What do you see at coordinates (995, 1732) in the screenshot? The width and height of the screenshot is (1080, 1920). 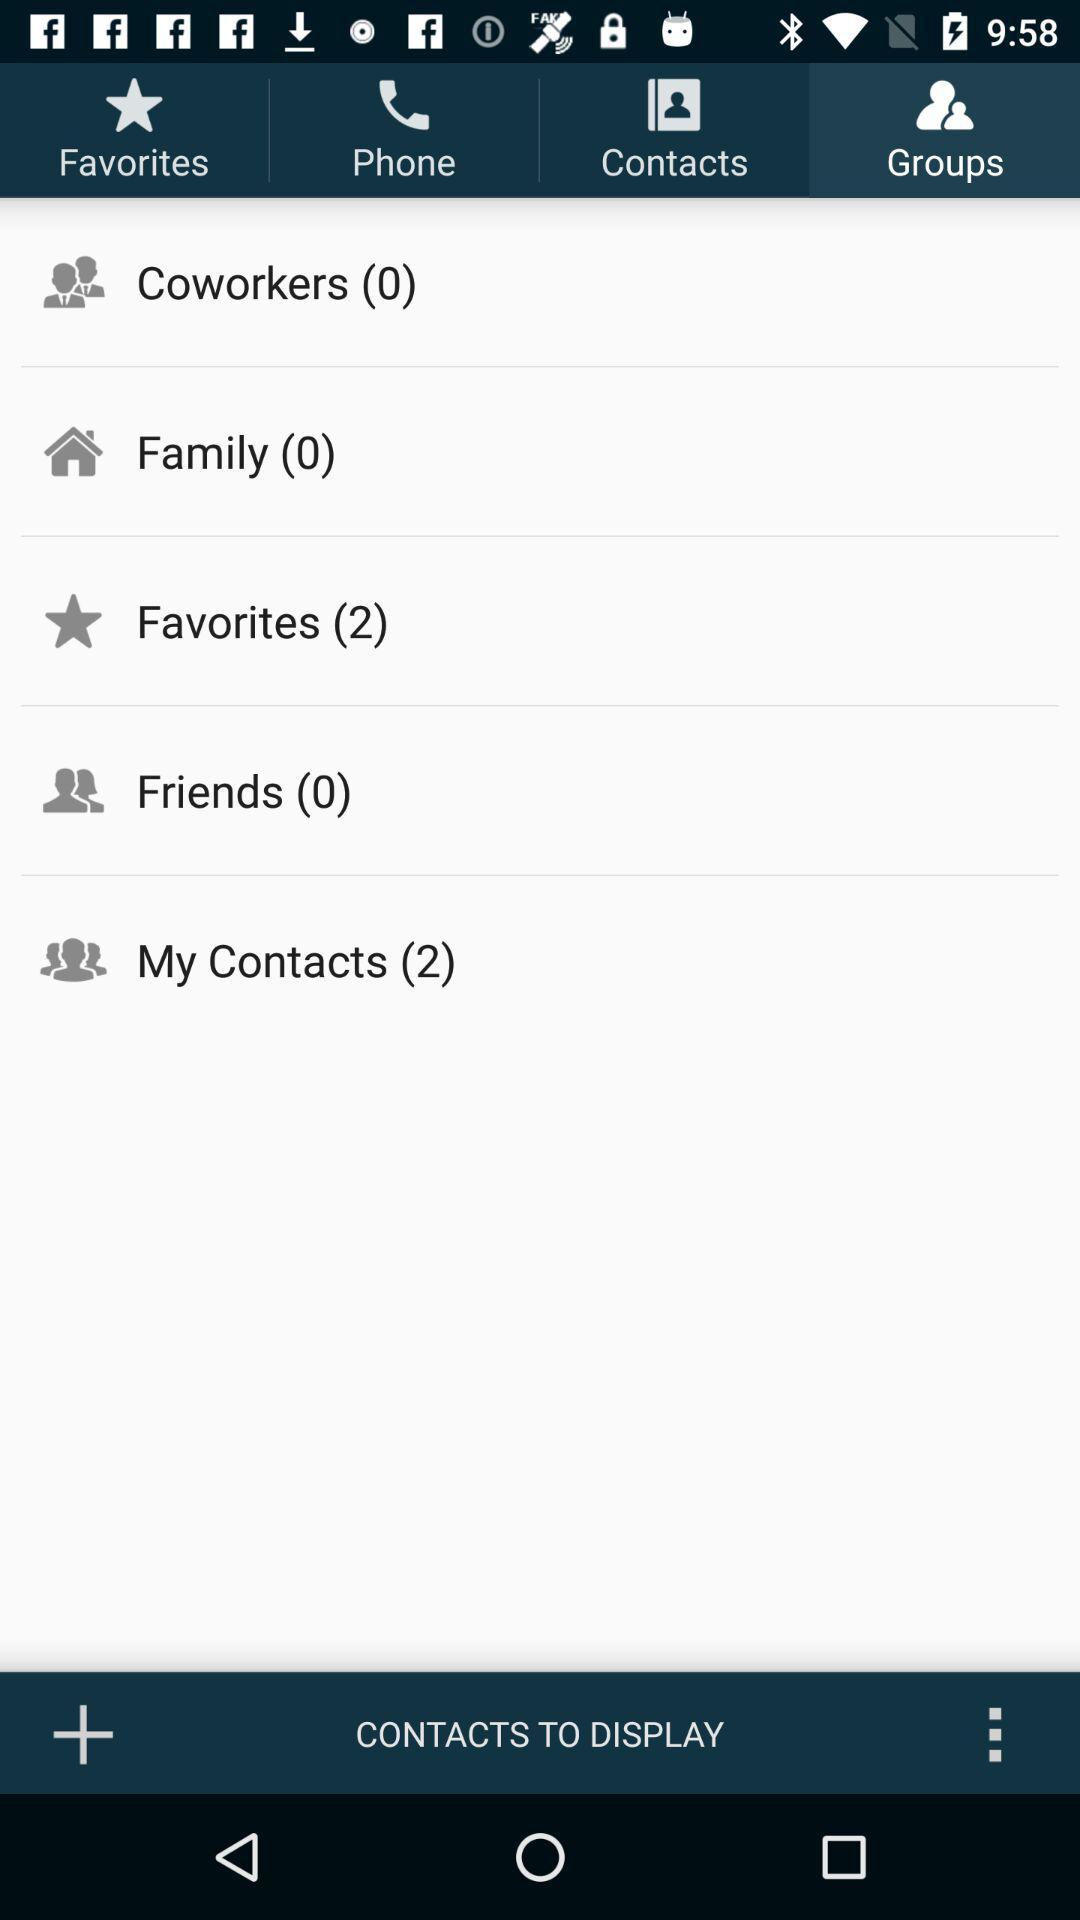 I see `item at the bottom right corner` at bounding box center [995, 1732].